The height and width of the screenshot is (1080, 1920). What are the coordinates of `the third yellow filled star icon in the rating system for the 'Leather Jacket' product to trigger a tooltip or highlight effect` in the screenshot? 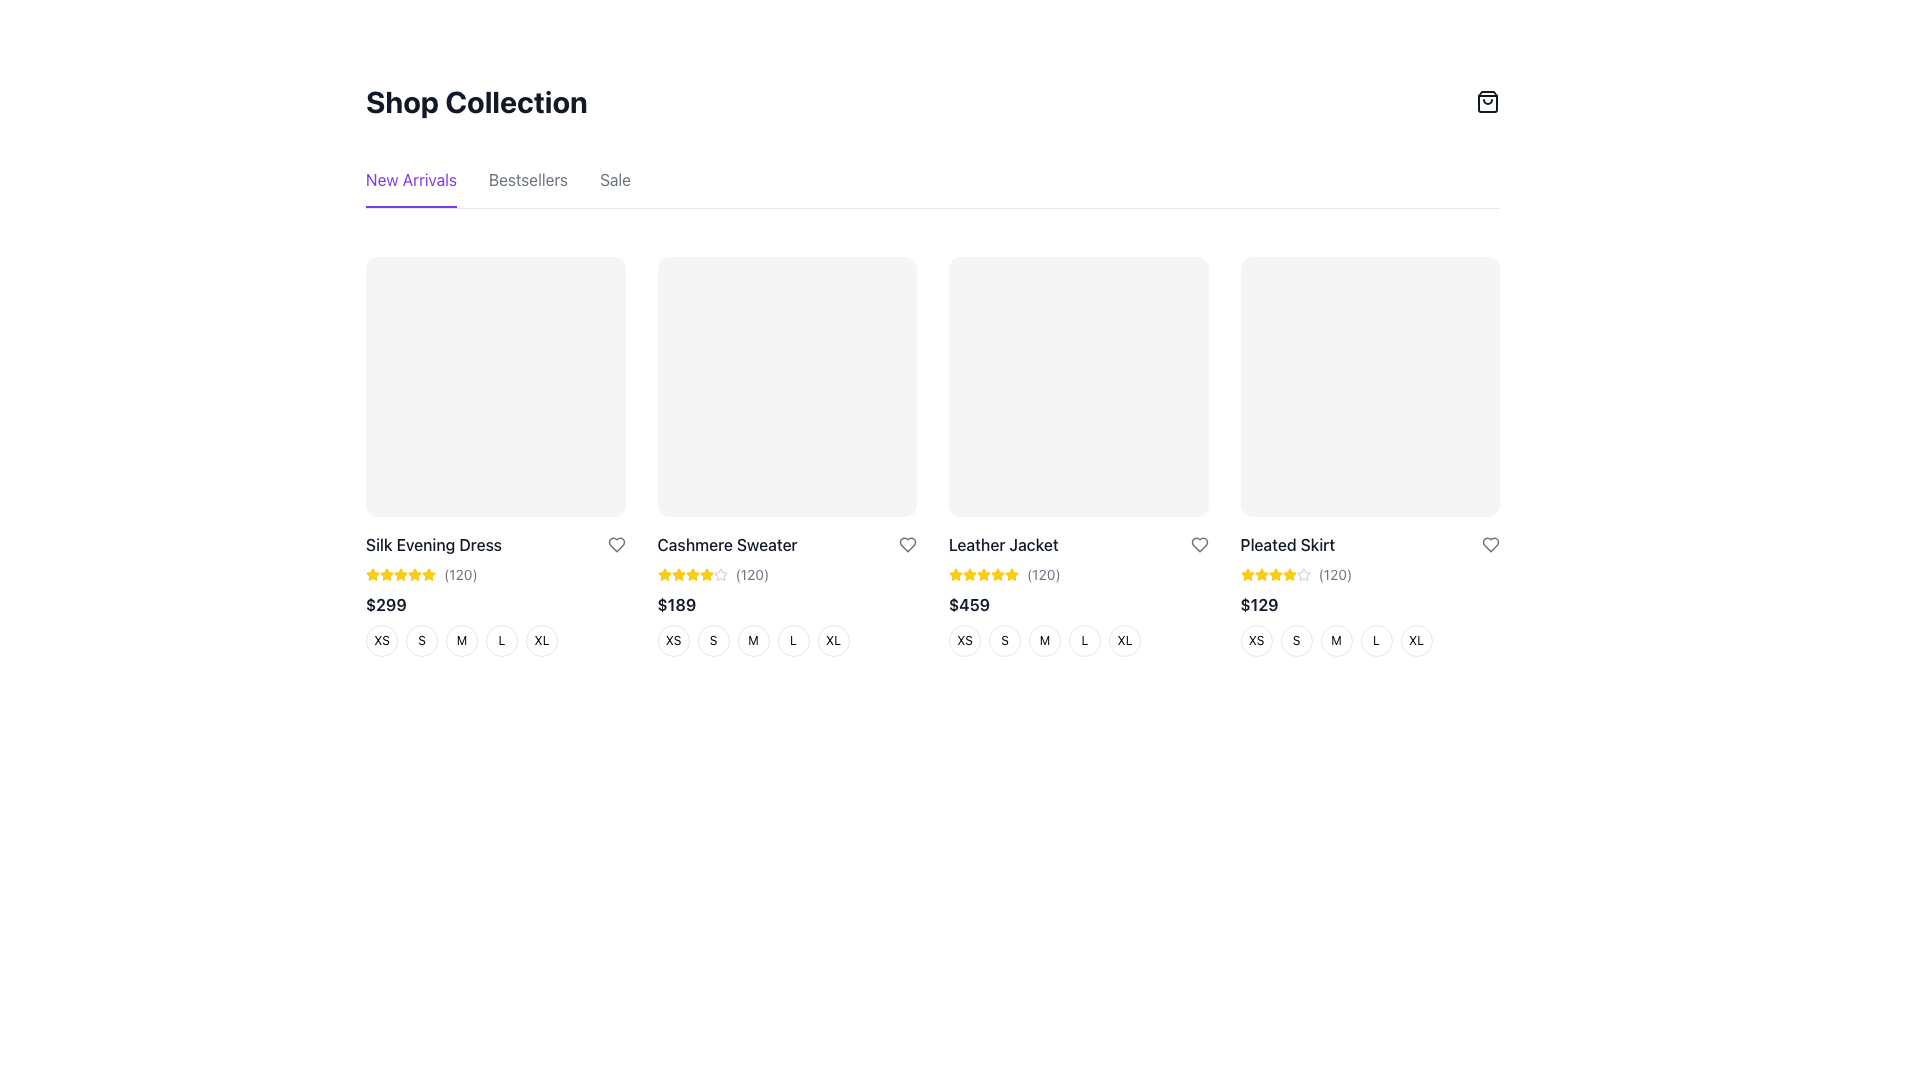 It's located at (969, 574).